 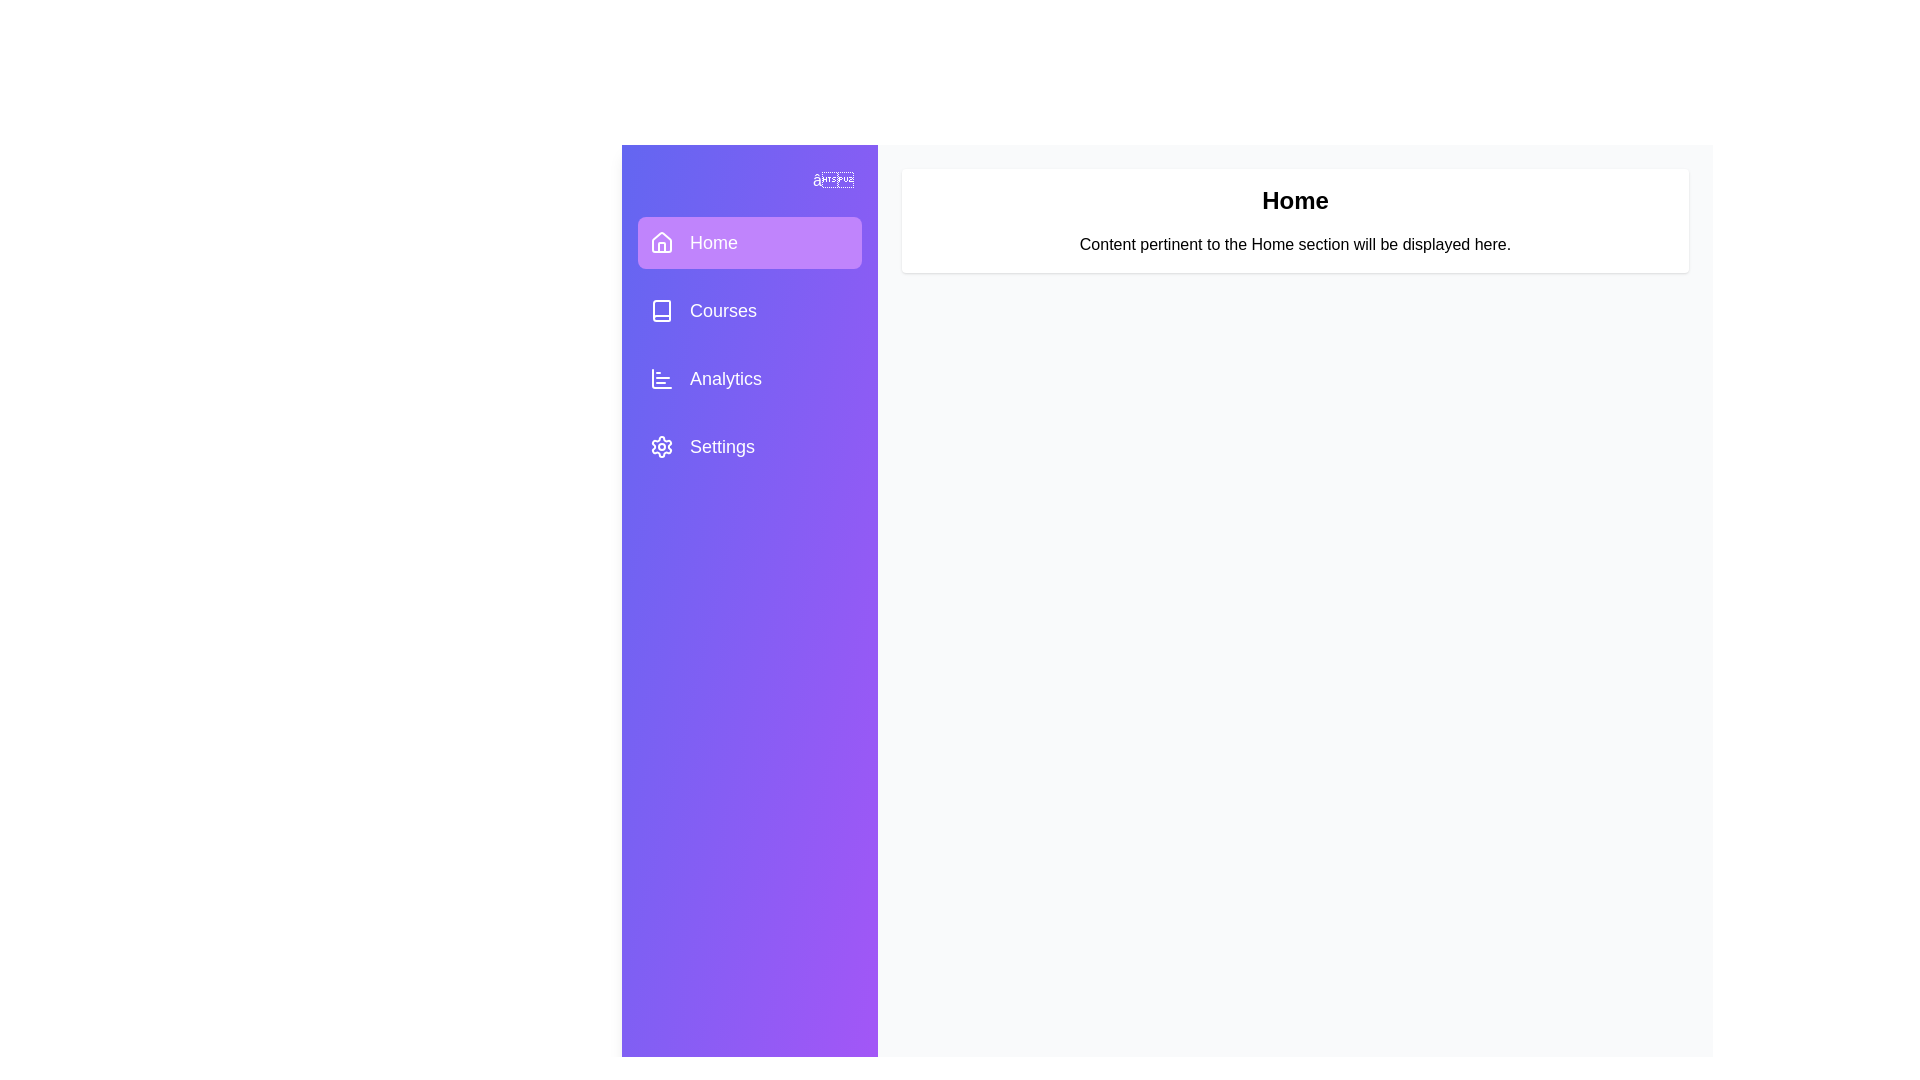 I want to click on the toggle button to change the drawer's state, so click(x=833, y=181).